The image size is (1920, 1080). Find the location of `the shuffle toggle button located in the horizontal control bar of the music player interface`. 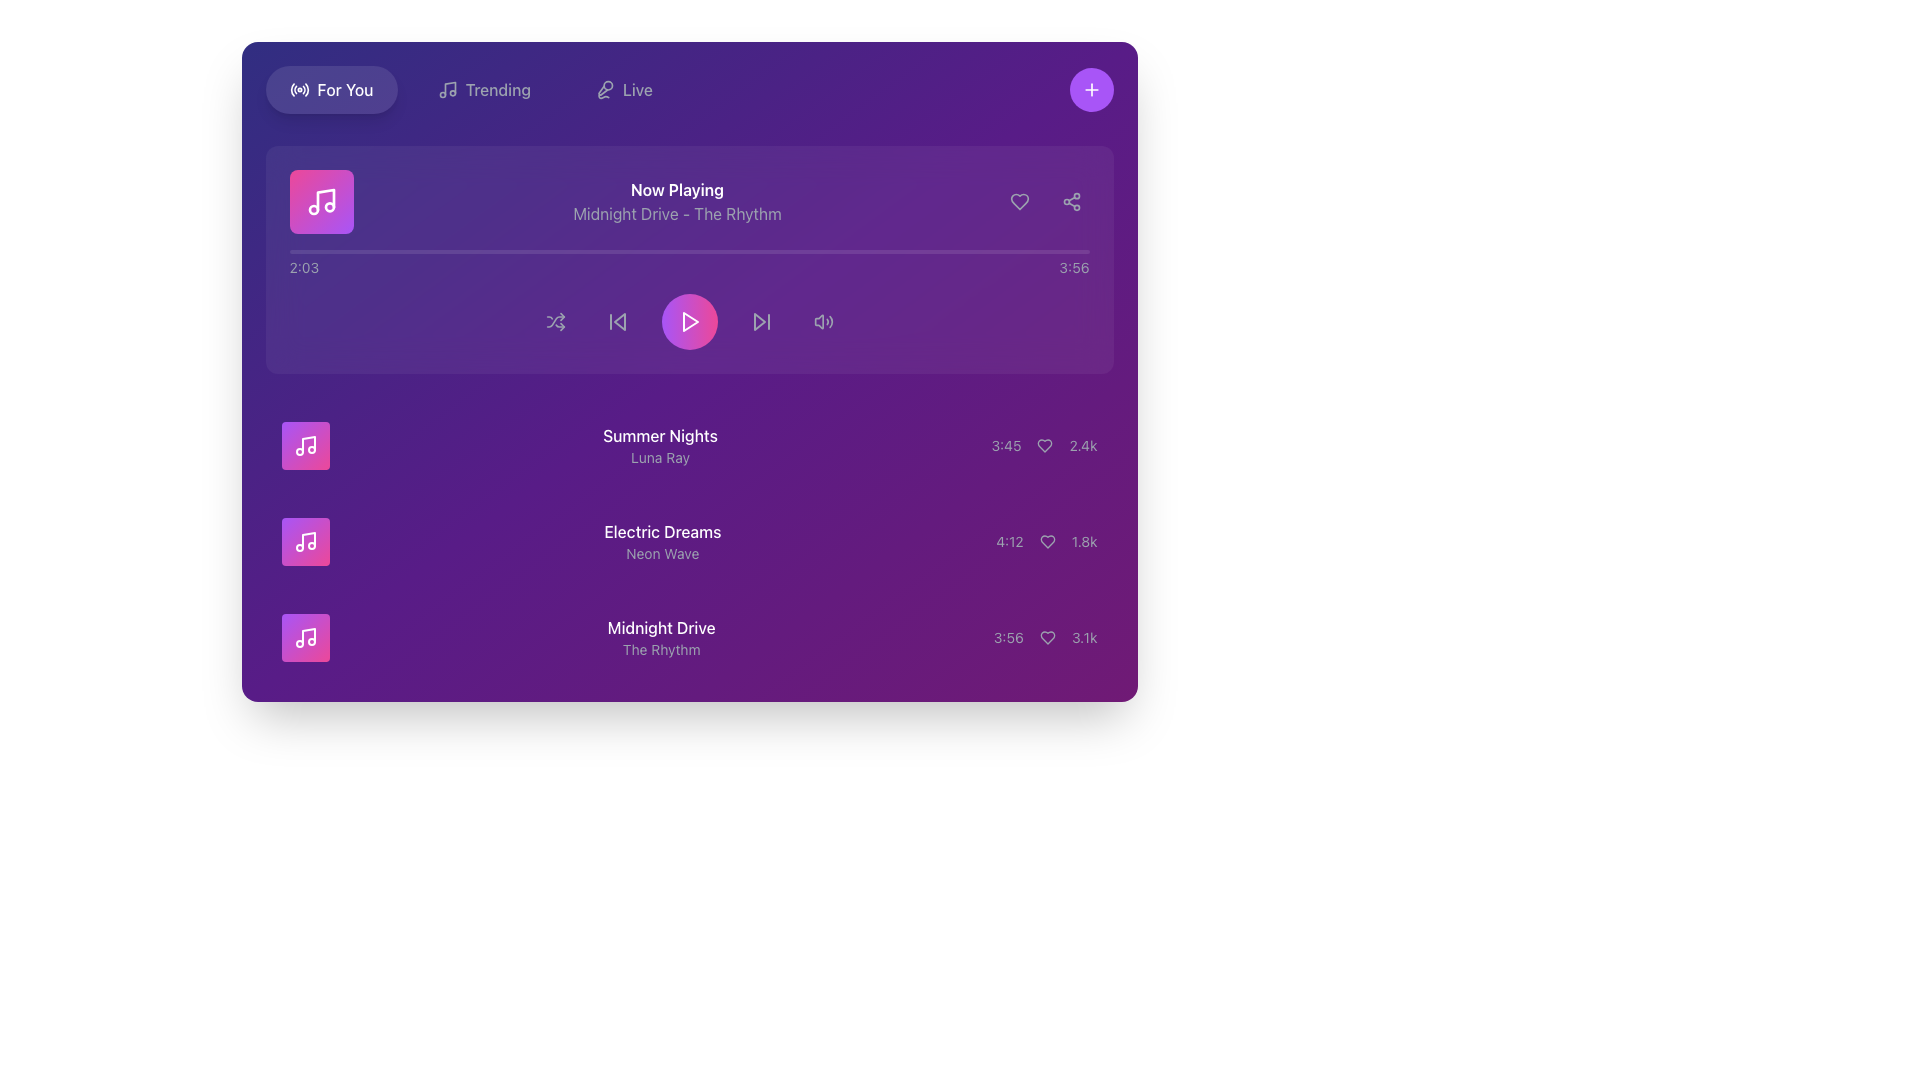

the shuffle toggle button located in the horizontal control bar of the music player interface is located at coordinates (555, 320).